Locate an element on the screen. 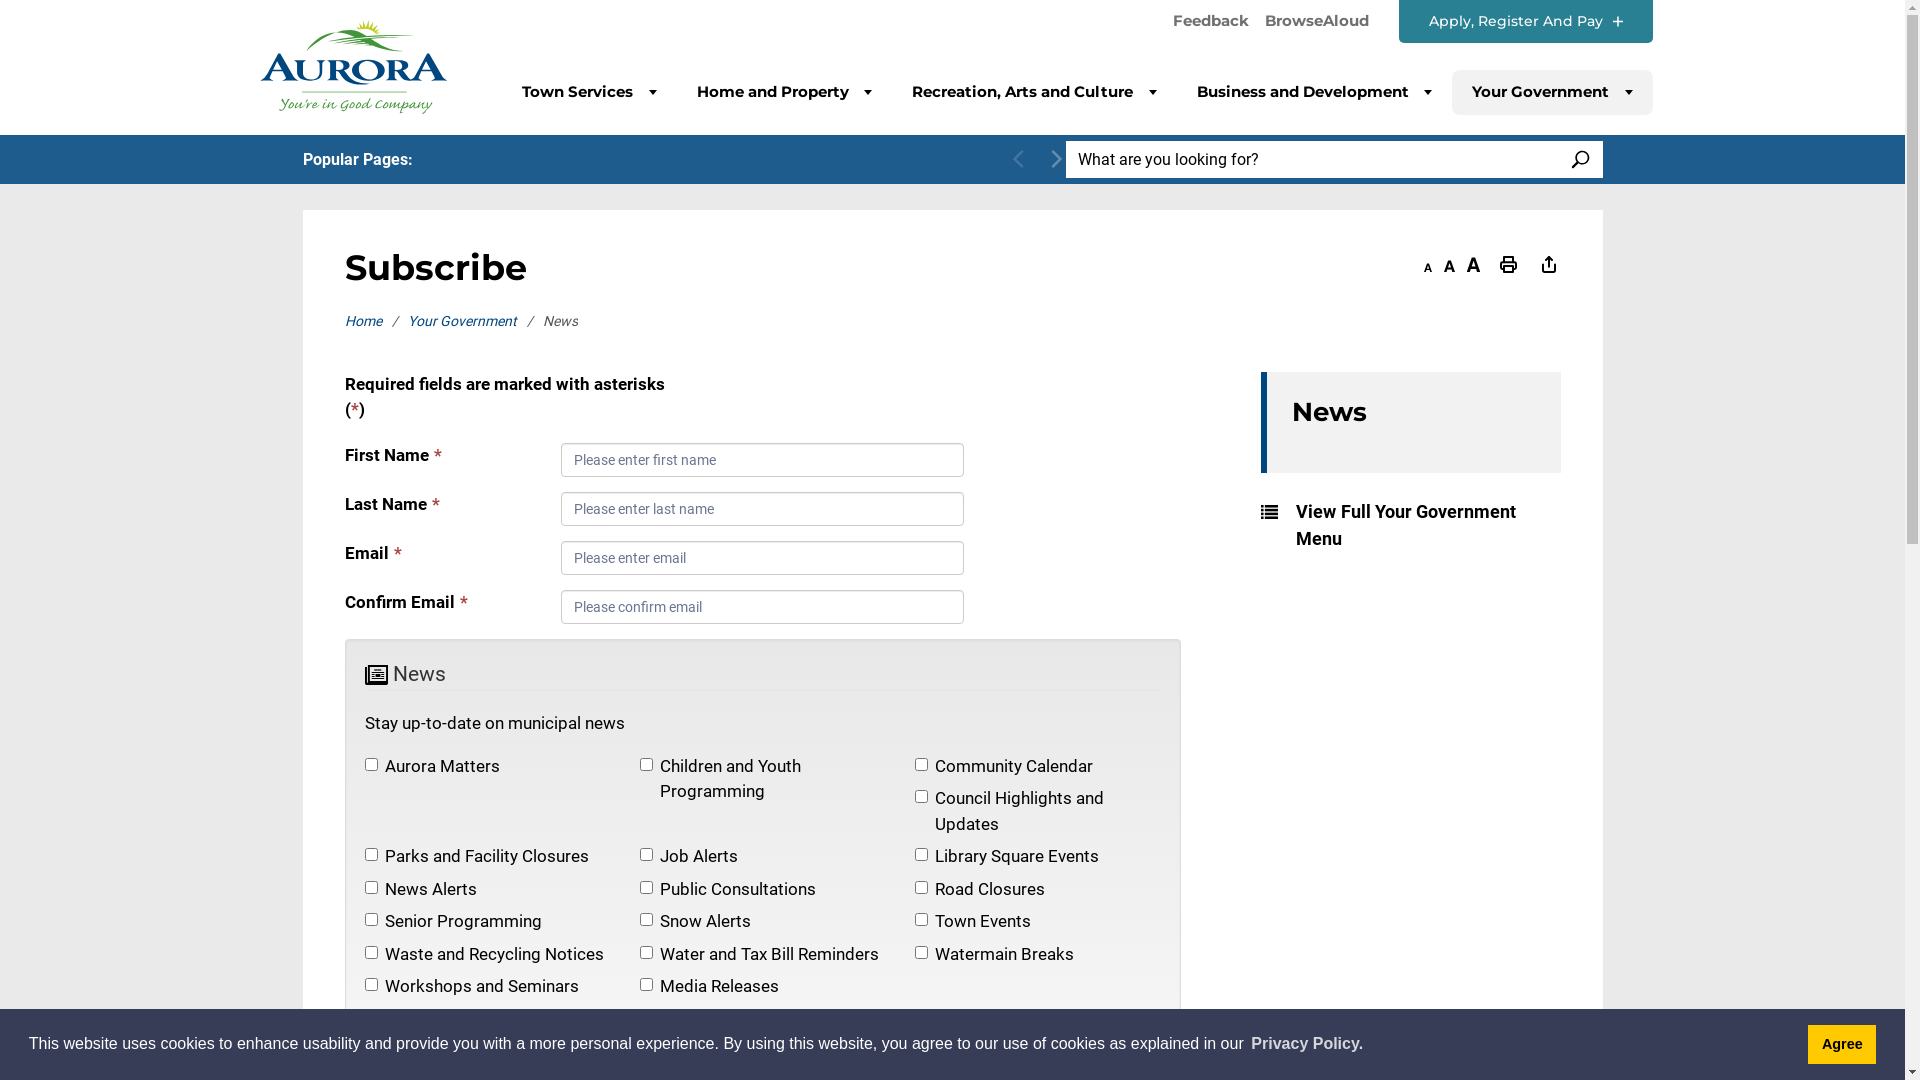  'Decrease text size' is located at coordinates (1427, 265).